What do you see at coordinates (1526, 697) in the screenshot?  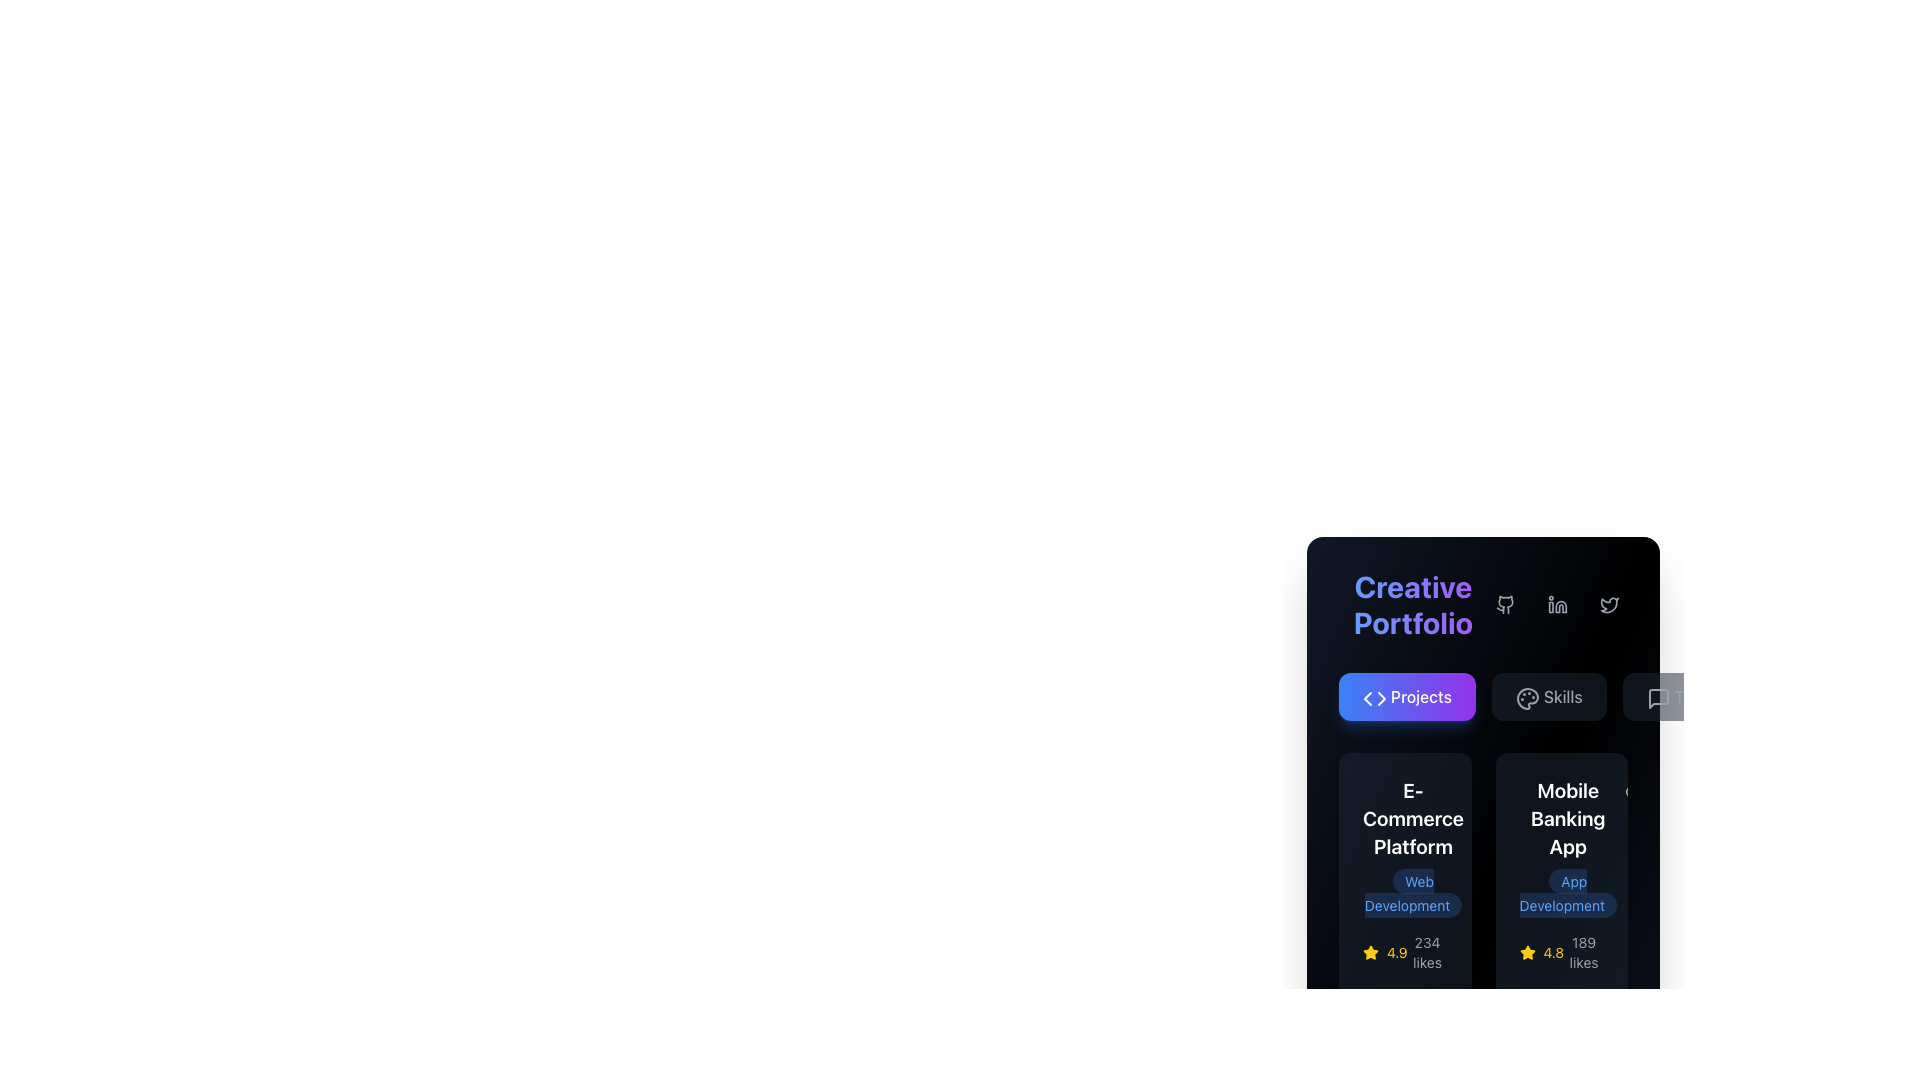 I see `the decorative icon representing artistic or skill-related content, located to the right of the 'Skills' button` at bounding box center [1526, 697].